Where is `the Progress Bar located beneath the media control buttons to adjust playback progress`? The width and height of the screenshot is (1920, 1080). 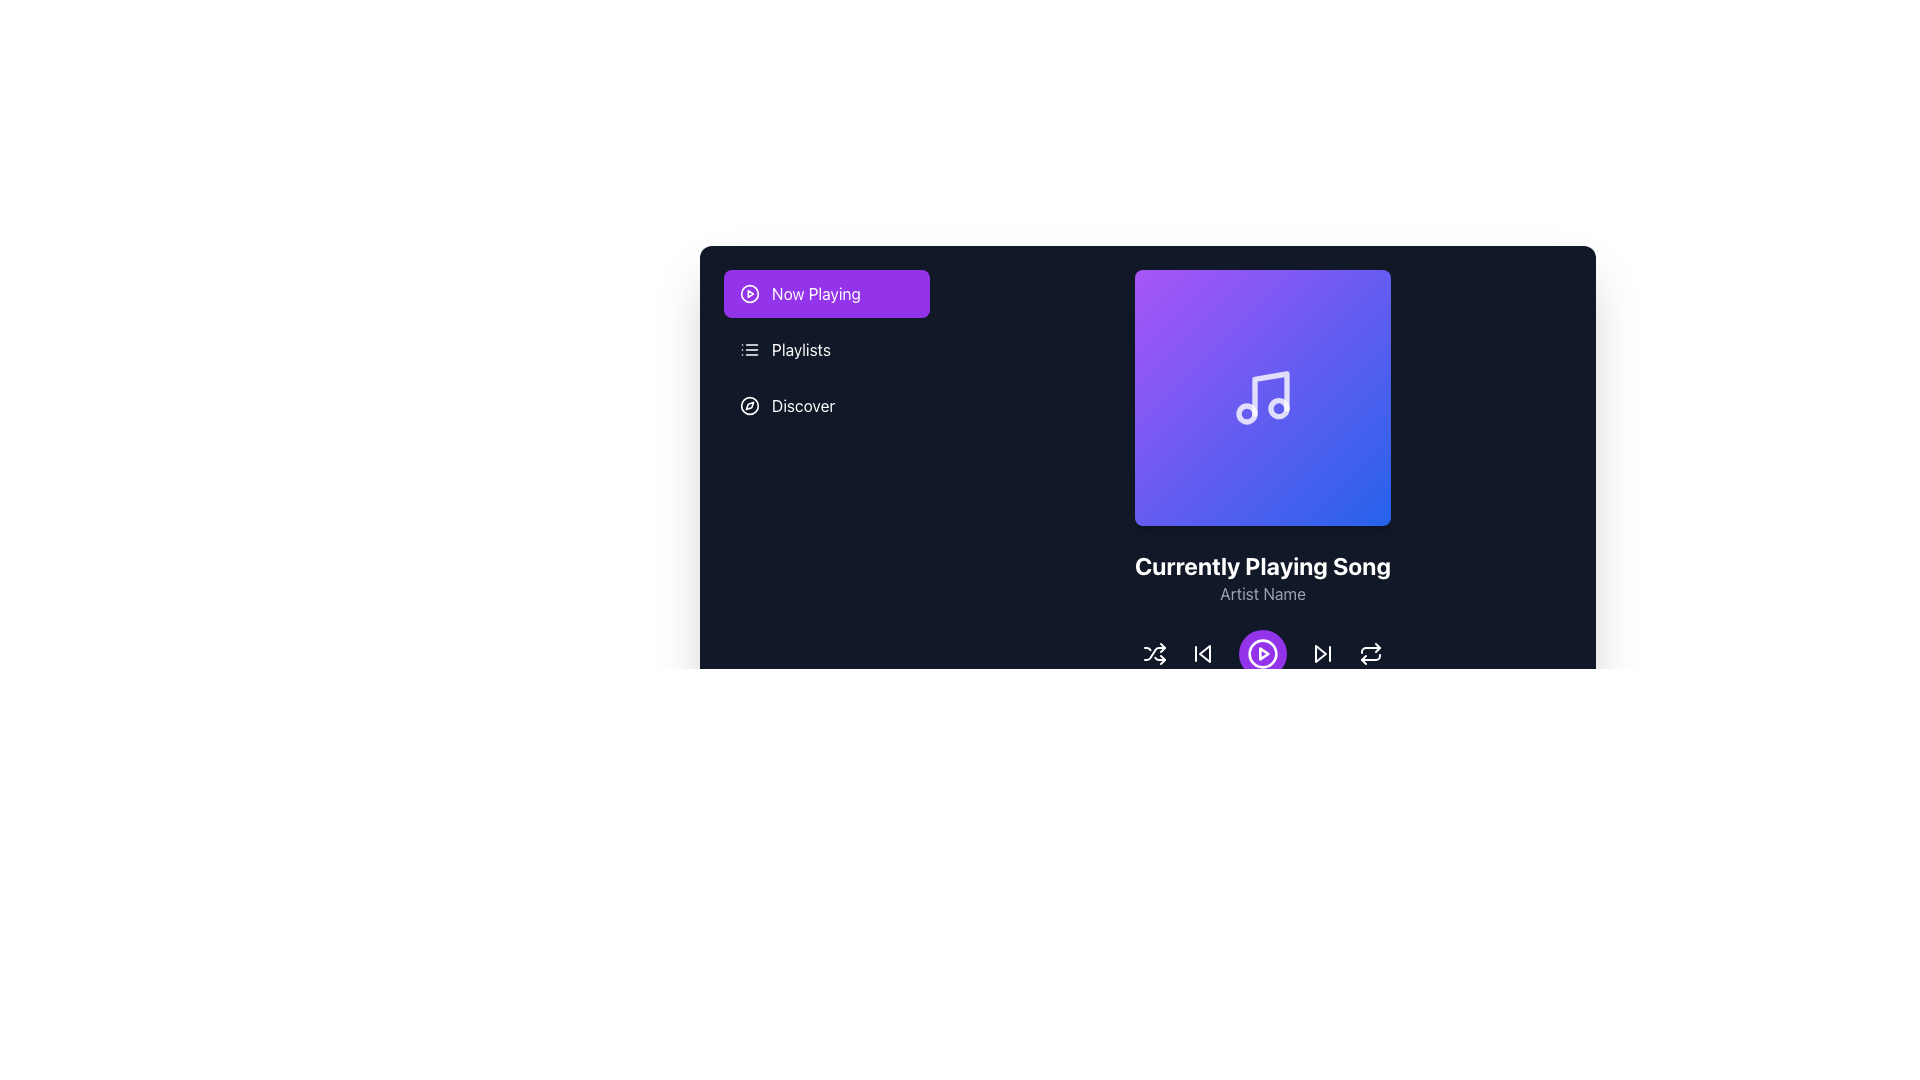 the Progress Bar located beneath the media control buttons to adjust playback progress is located at coordinates (1261, 711).